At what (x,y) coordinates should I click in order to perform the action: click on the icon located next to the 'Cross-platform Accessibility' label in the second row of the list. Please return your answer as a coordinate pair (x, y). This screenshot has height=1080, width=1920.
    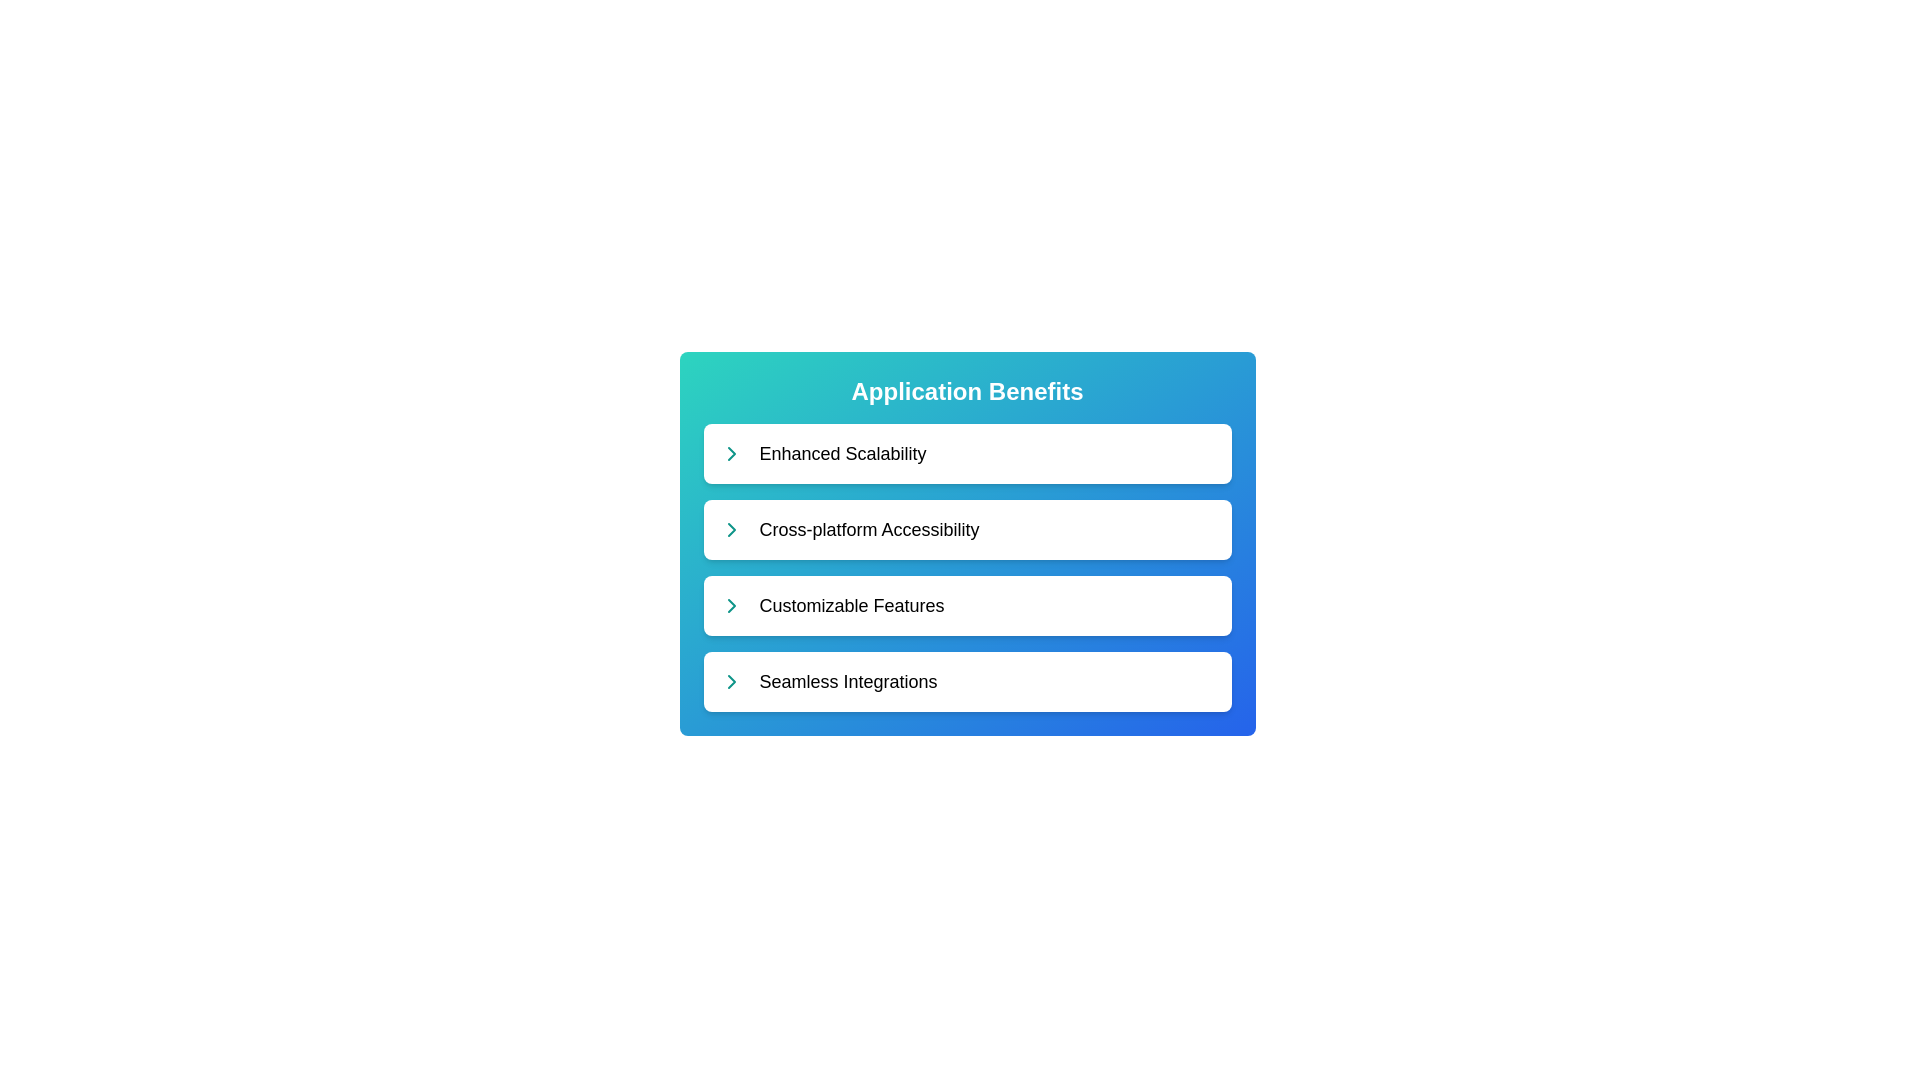
    Looking at the image, I should click on (730, 528).